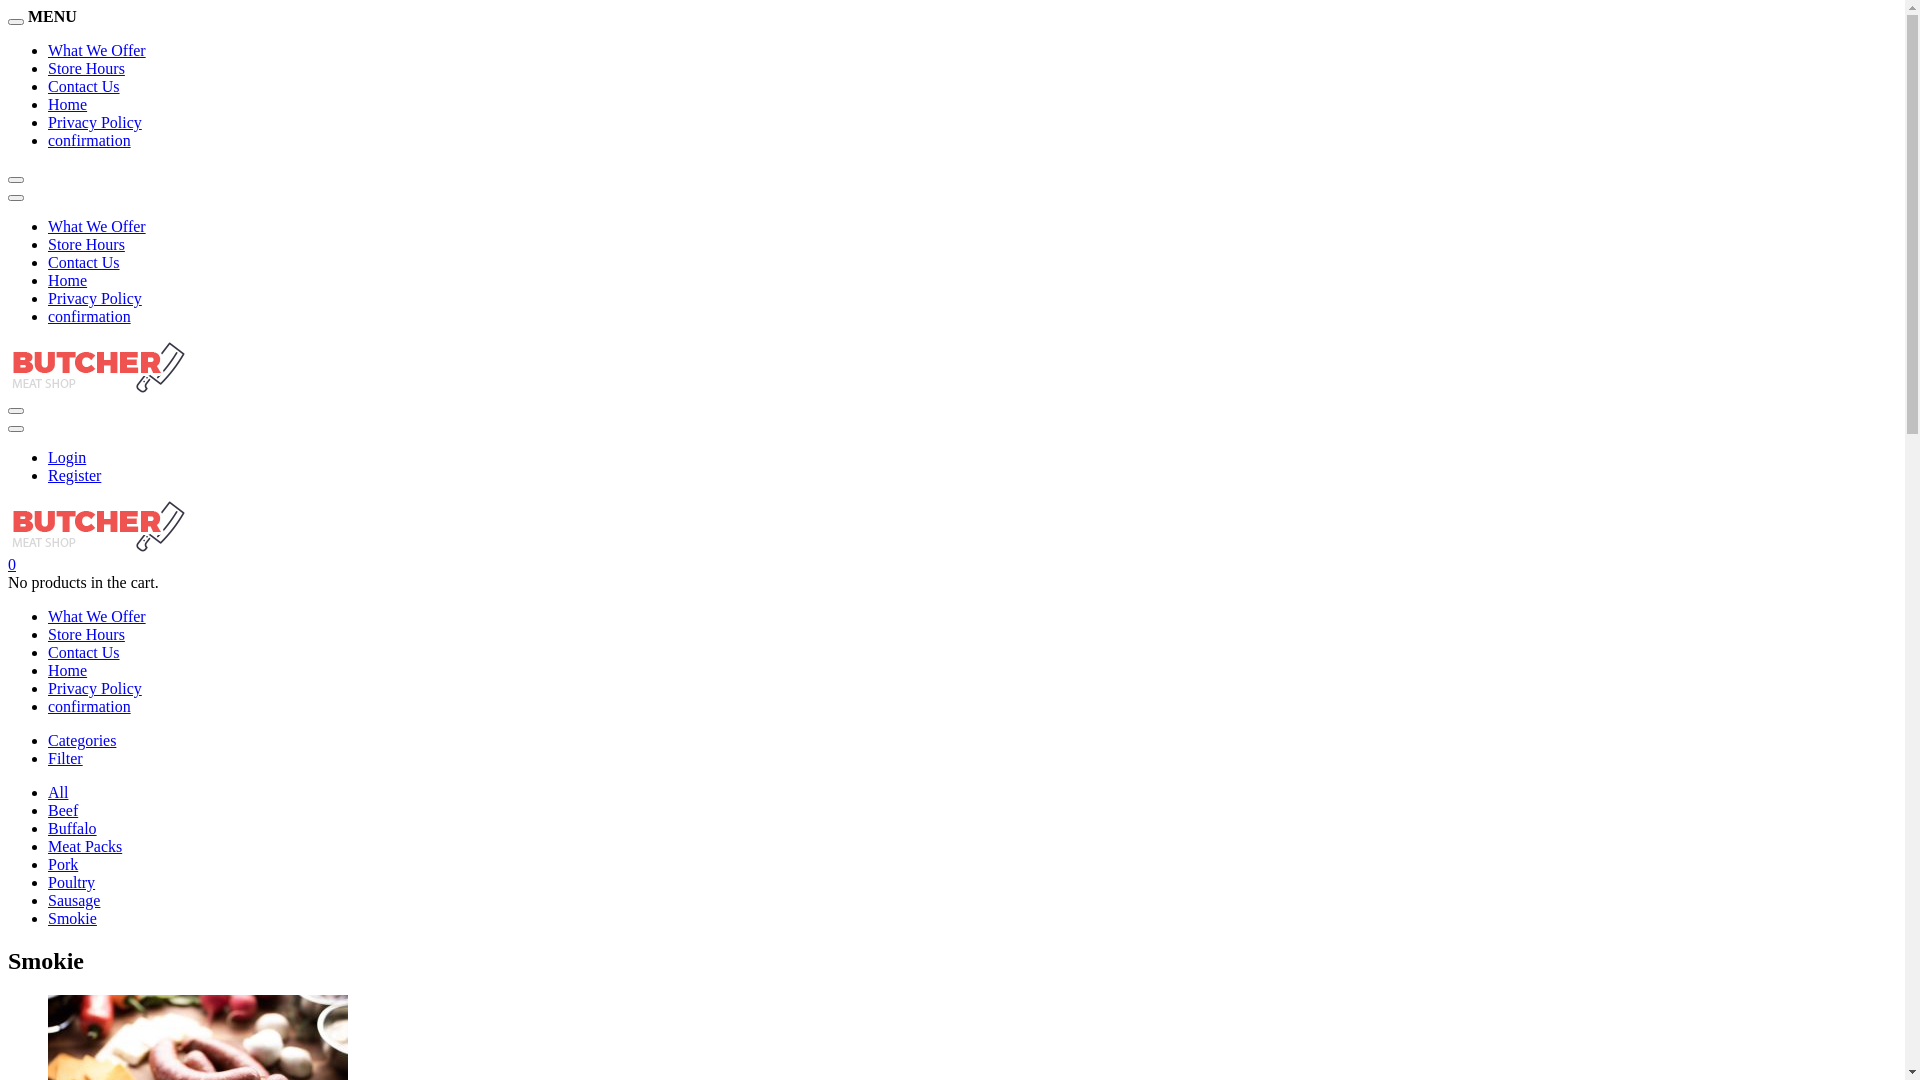  I want to click on 'Login', so click(67, 457).